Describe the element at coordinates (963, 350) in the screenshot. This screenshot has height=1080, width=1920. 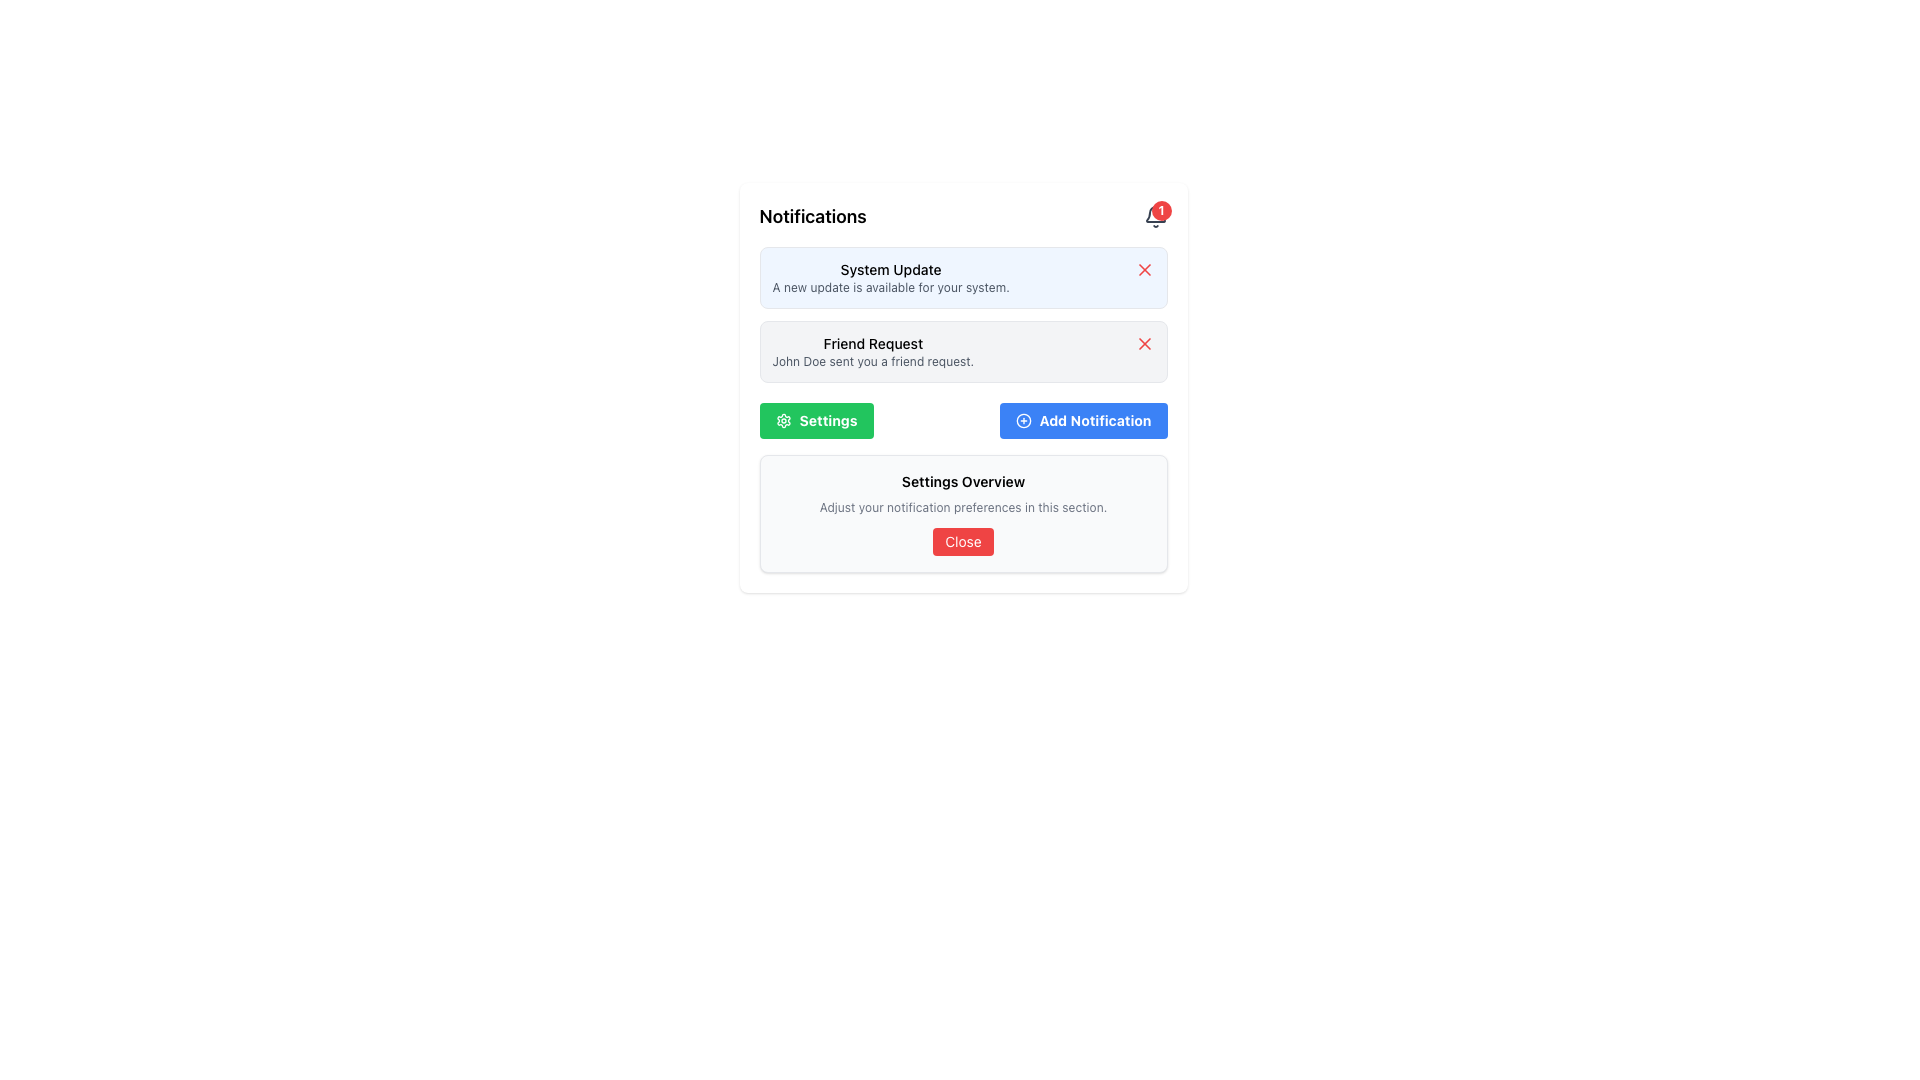
I see `notification titled 'Friend Request' that states 'John Doe sent you a friend request.'` at that location.